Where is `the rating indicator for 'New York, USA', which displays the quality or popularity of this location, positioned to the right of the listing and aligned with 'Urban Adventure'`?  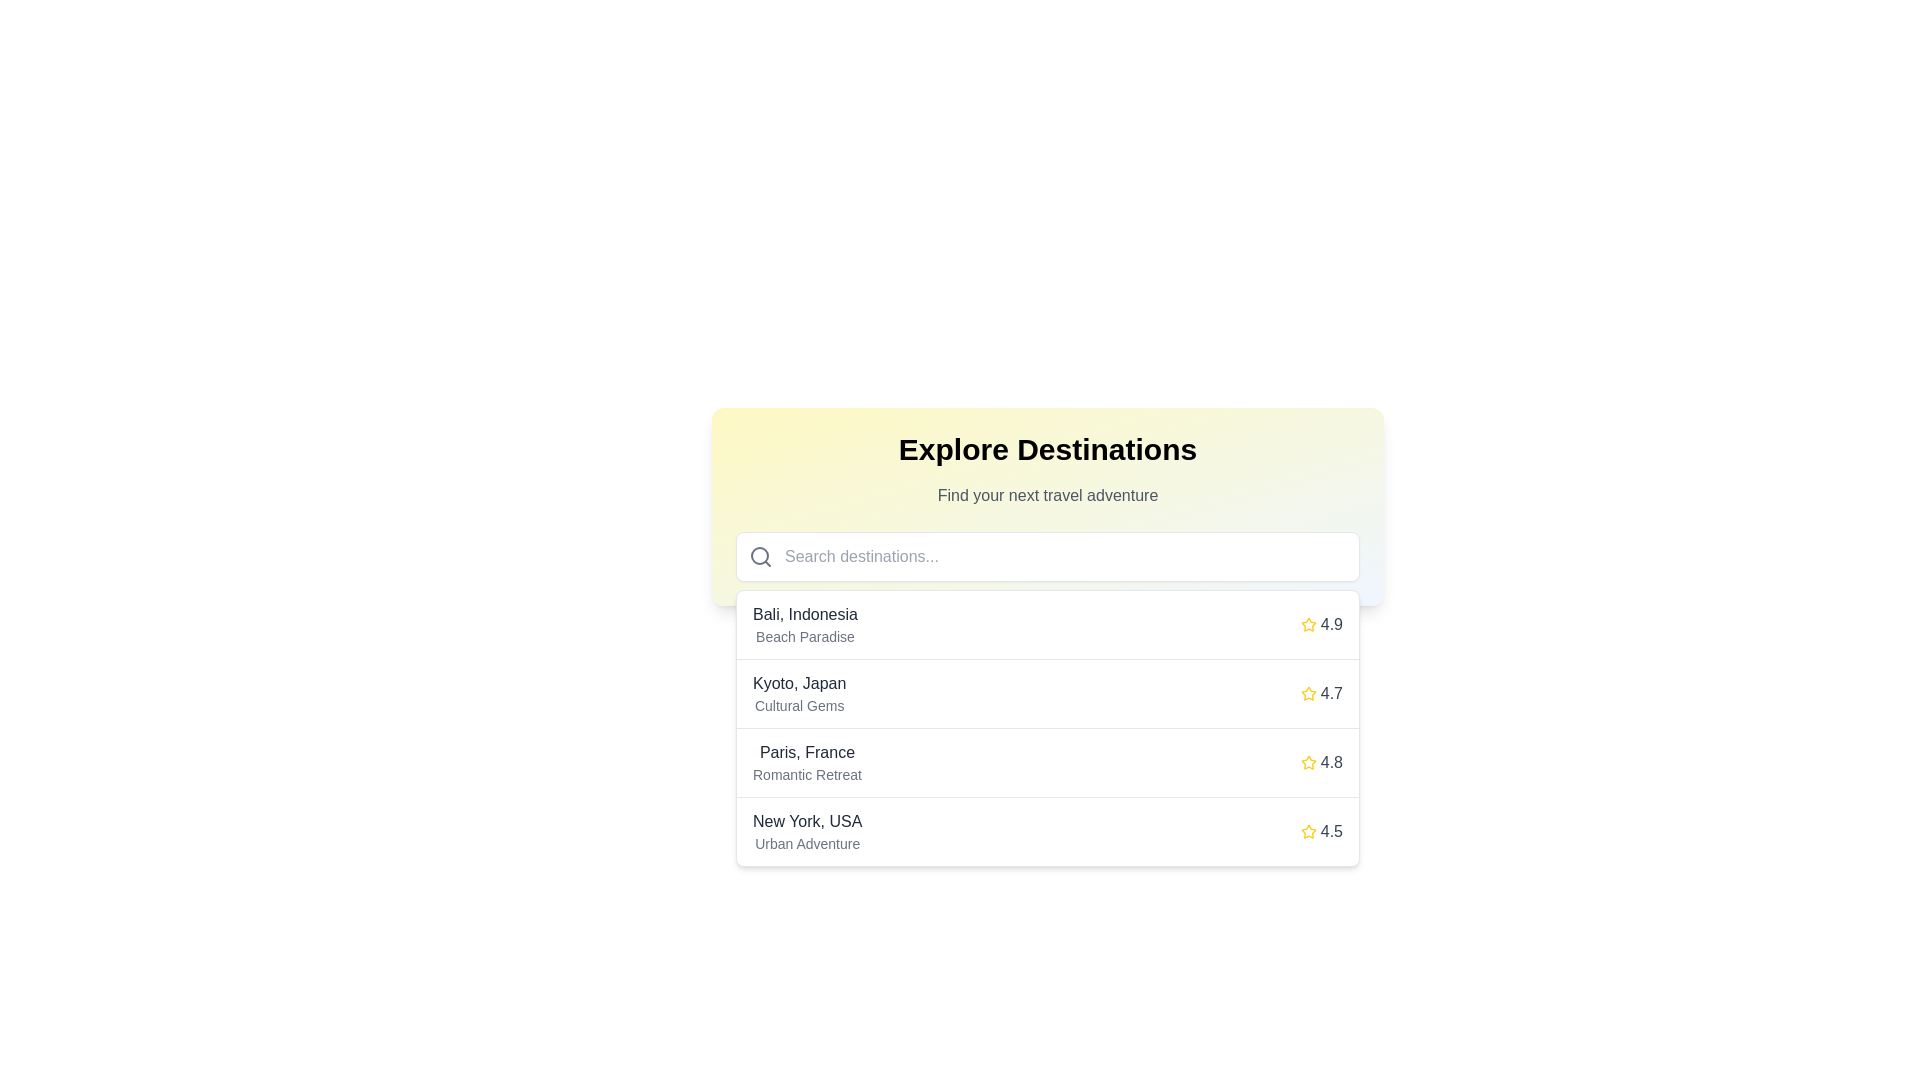 the rating indicator for 'New York, USA', which displays the quality or popularity of this location, positioned to the right of the listing and aligned with 'Urban Adventure' is located at coordinates (1321, 832).